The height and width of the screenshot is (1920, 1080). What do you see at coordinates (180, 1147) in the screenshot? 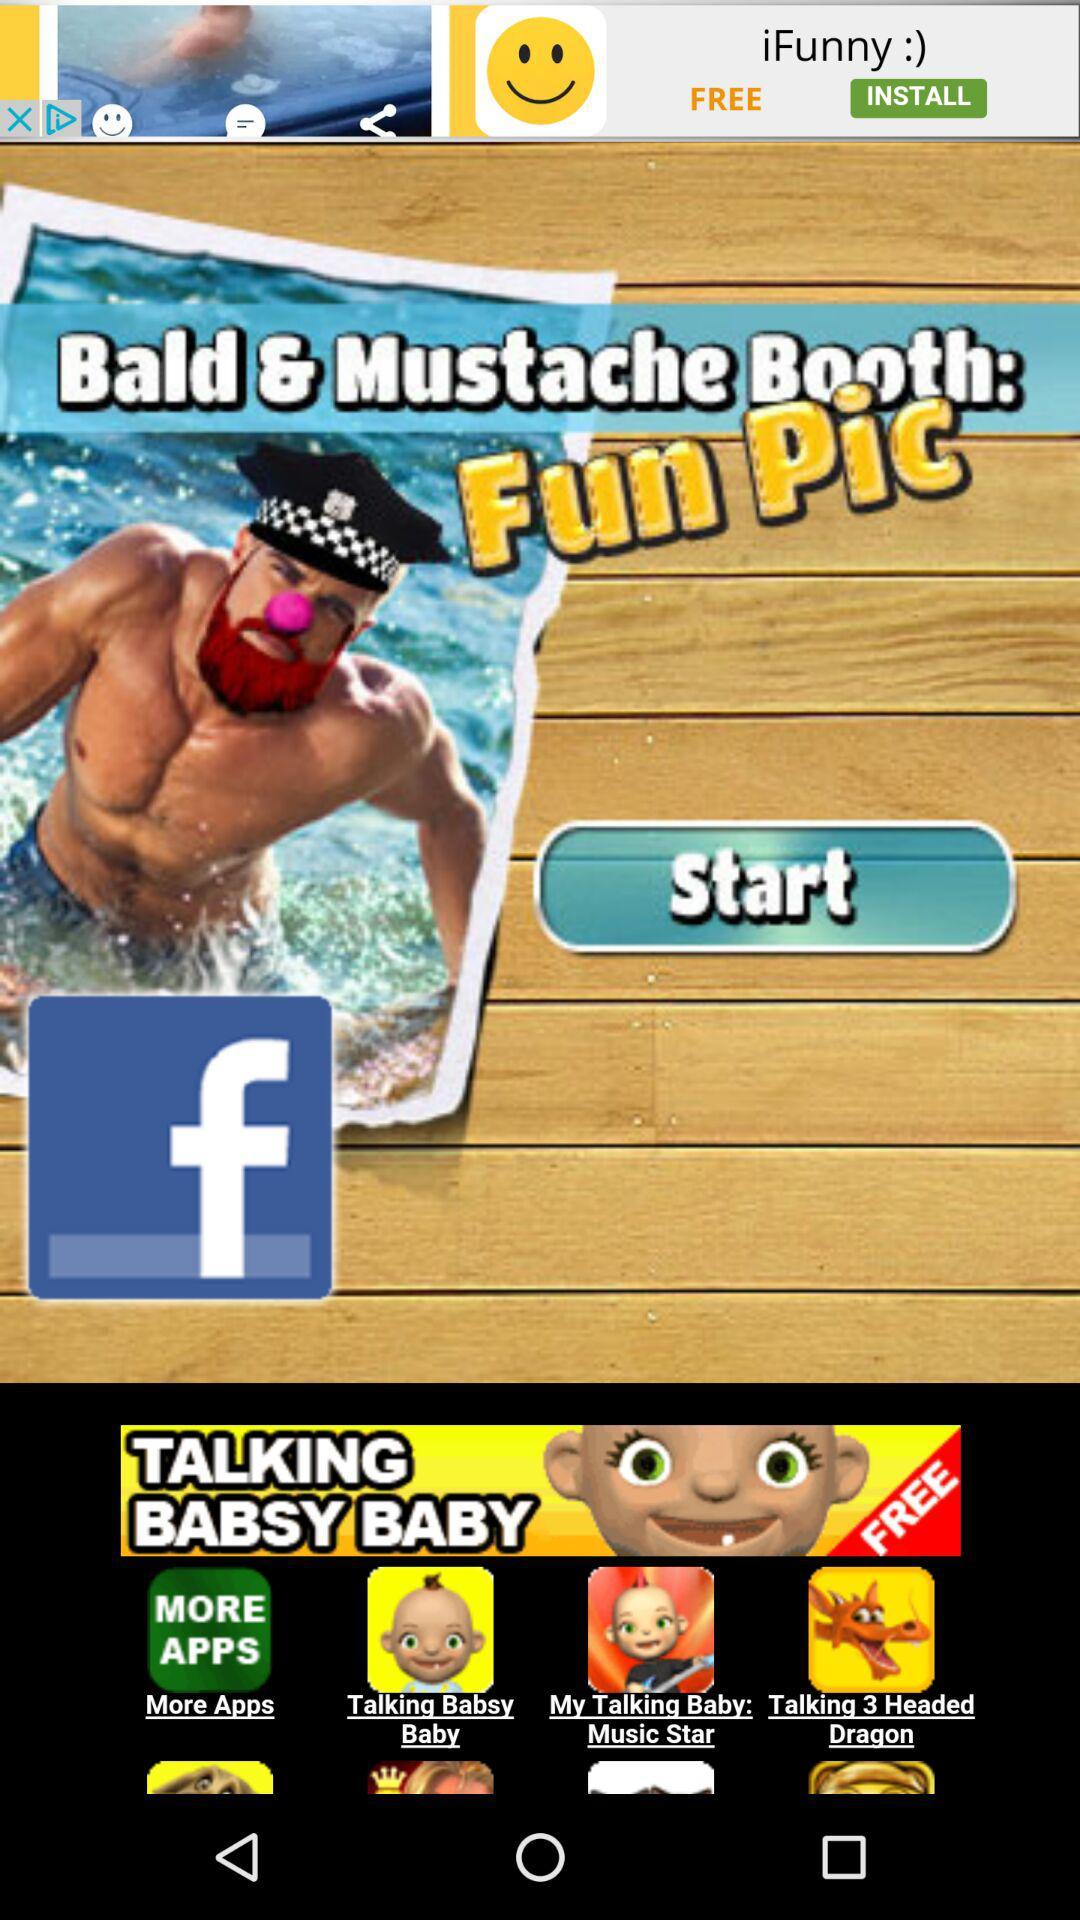
I see `facebook page` at bounding box center [180, 1147].